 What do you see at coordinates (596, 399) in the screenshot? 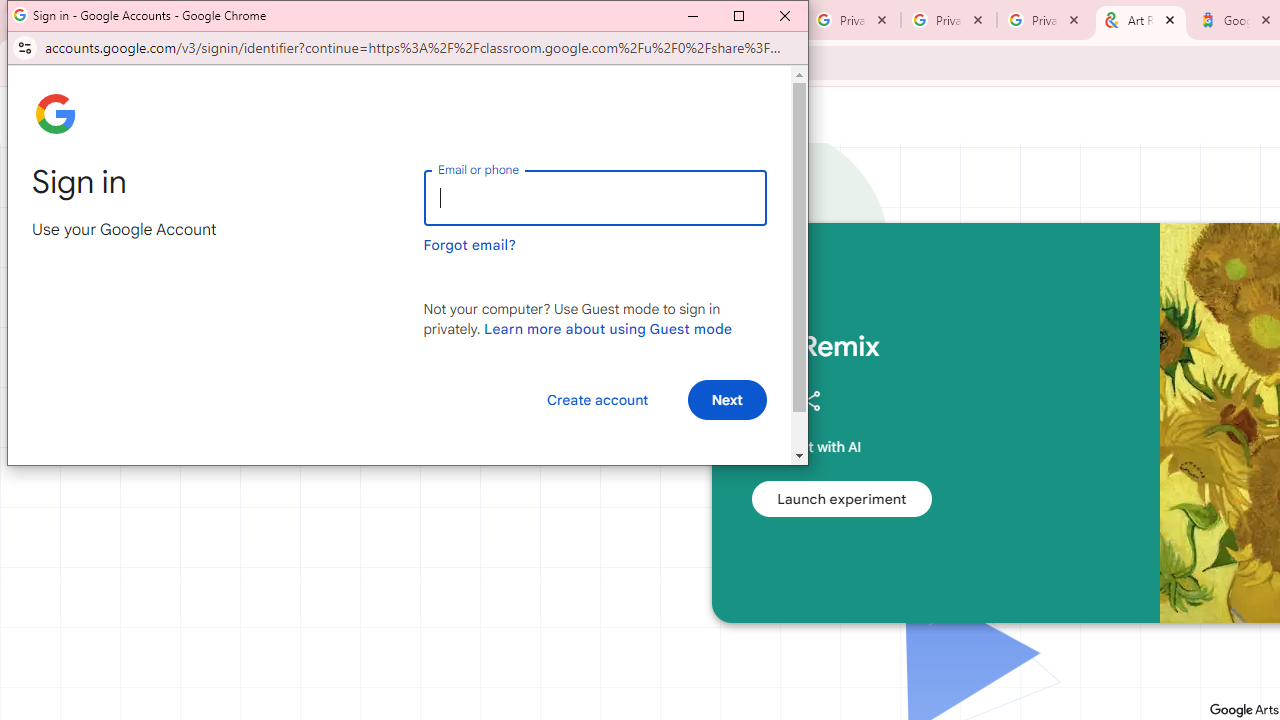
I see `'Create account'` at bounding box center [596, 399].